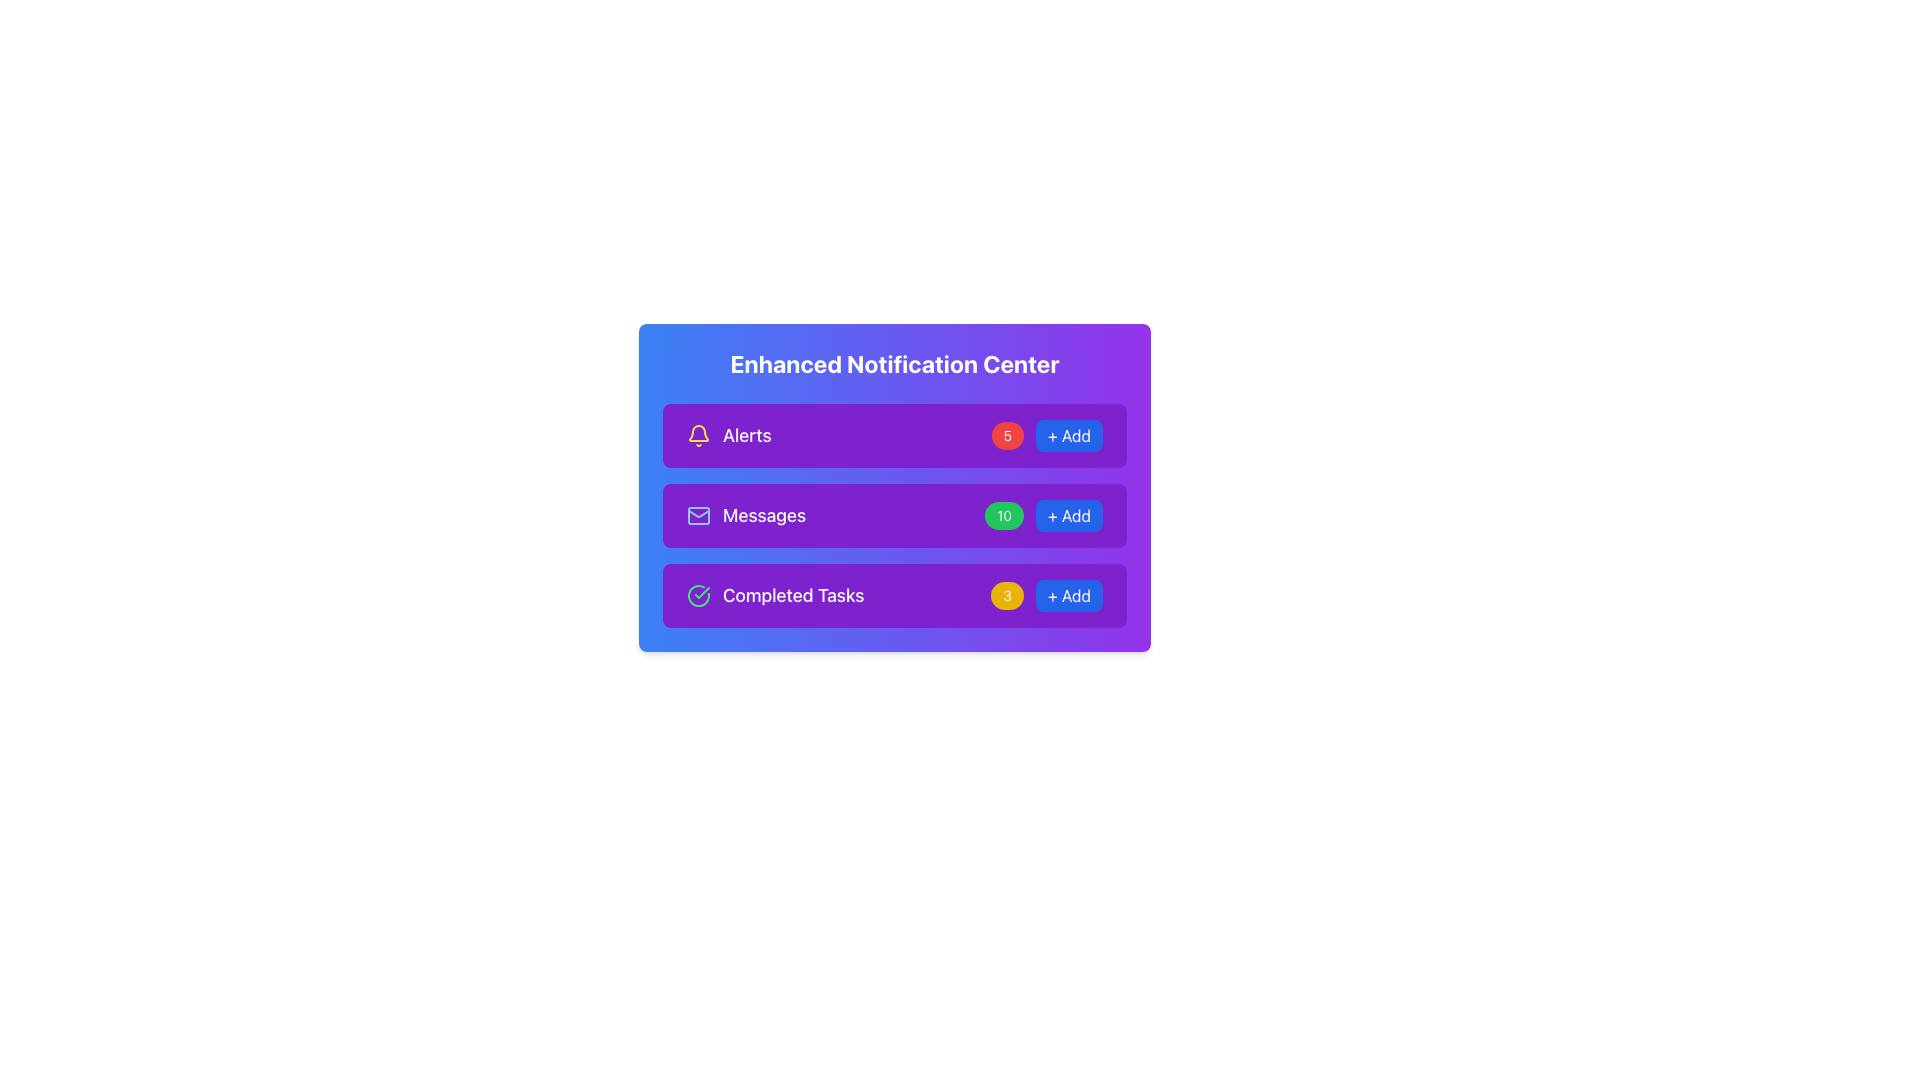 The height and width of the screenshot is (1080, 1920). Describe the element at coordinates (1068, 434) in the screenshot. I see `the actionable button for adding a new item in the 'Alerts' section located on the right side of the top row within the 'Enhanced Notification Center' card` at that location.